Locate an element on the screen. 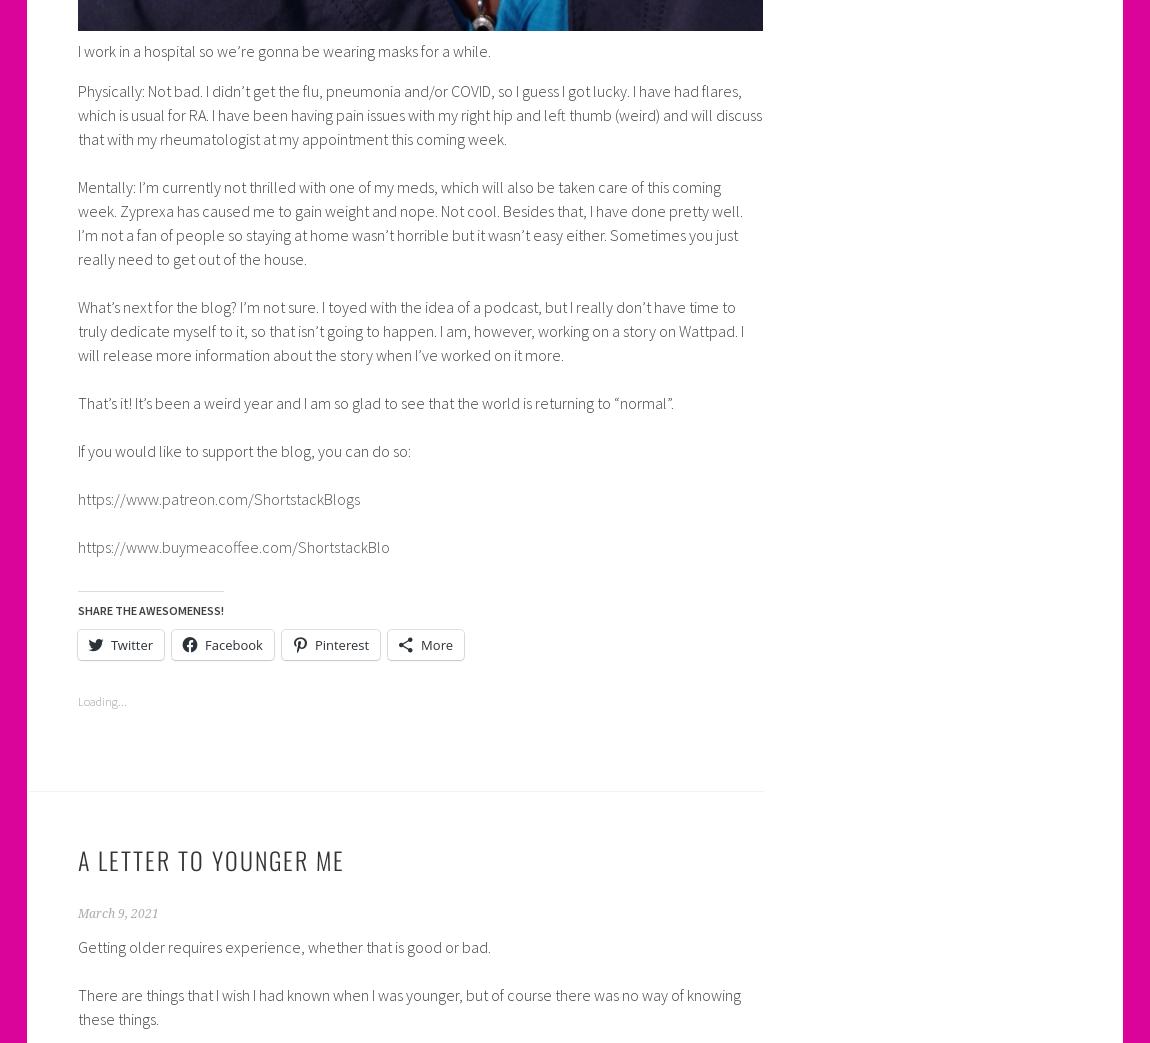 This screenshot has height=1043, width=1150. 'If you would like to support the blog, you can do so:' is located at coordinates (242, 448).